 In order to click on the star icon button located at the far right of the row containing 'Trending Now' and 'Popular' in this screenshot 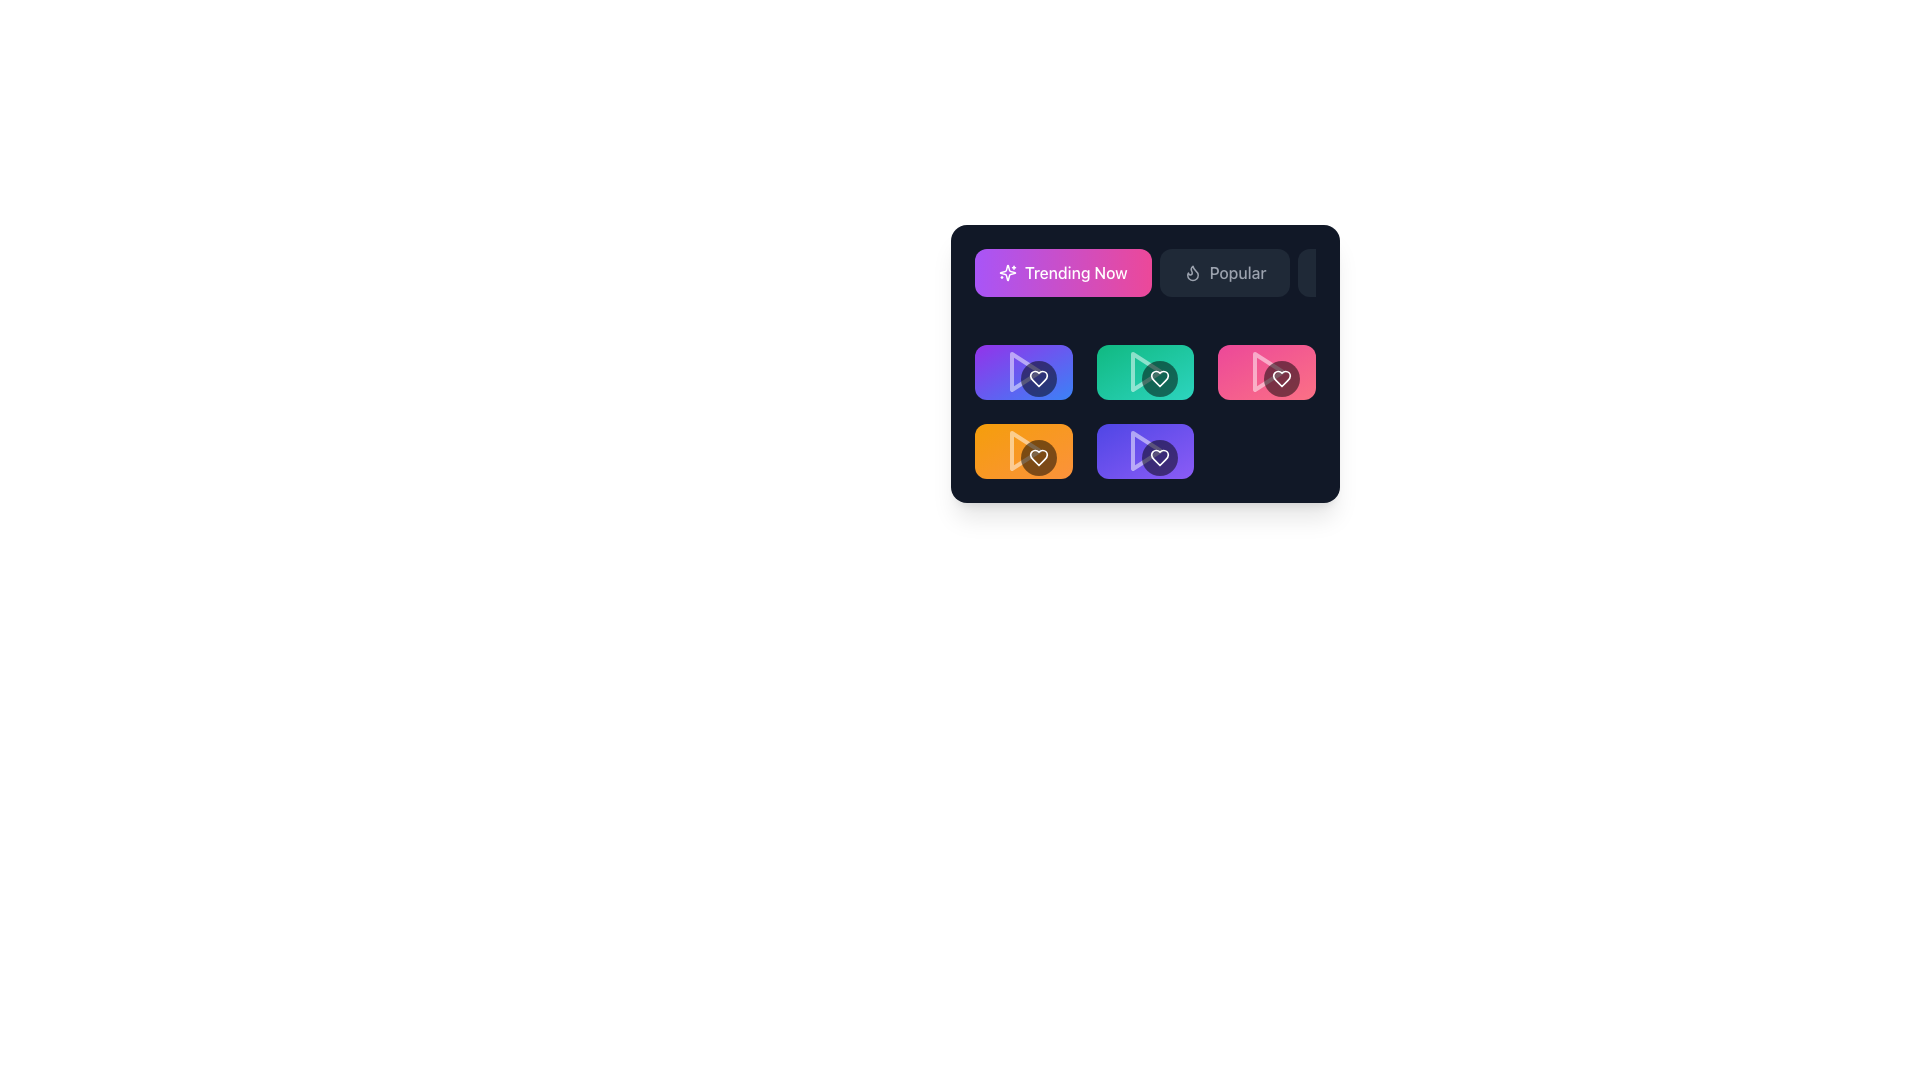, I will do `click(1330, 272)`.